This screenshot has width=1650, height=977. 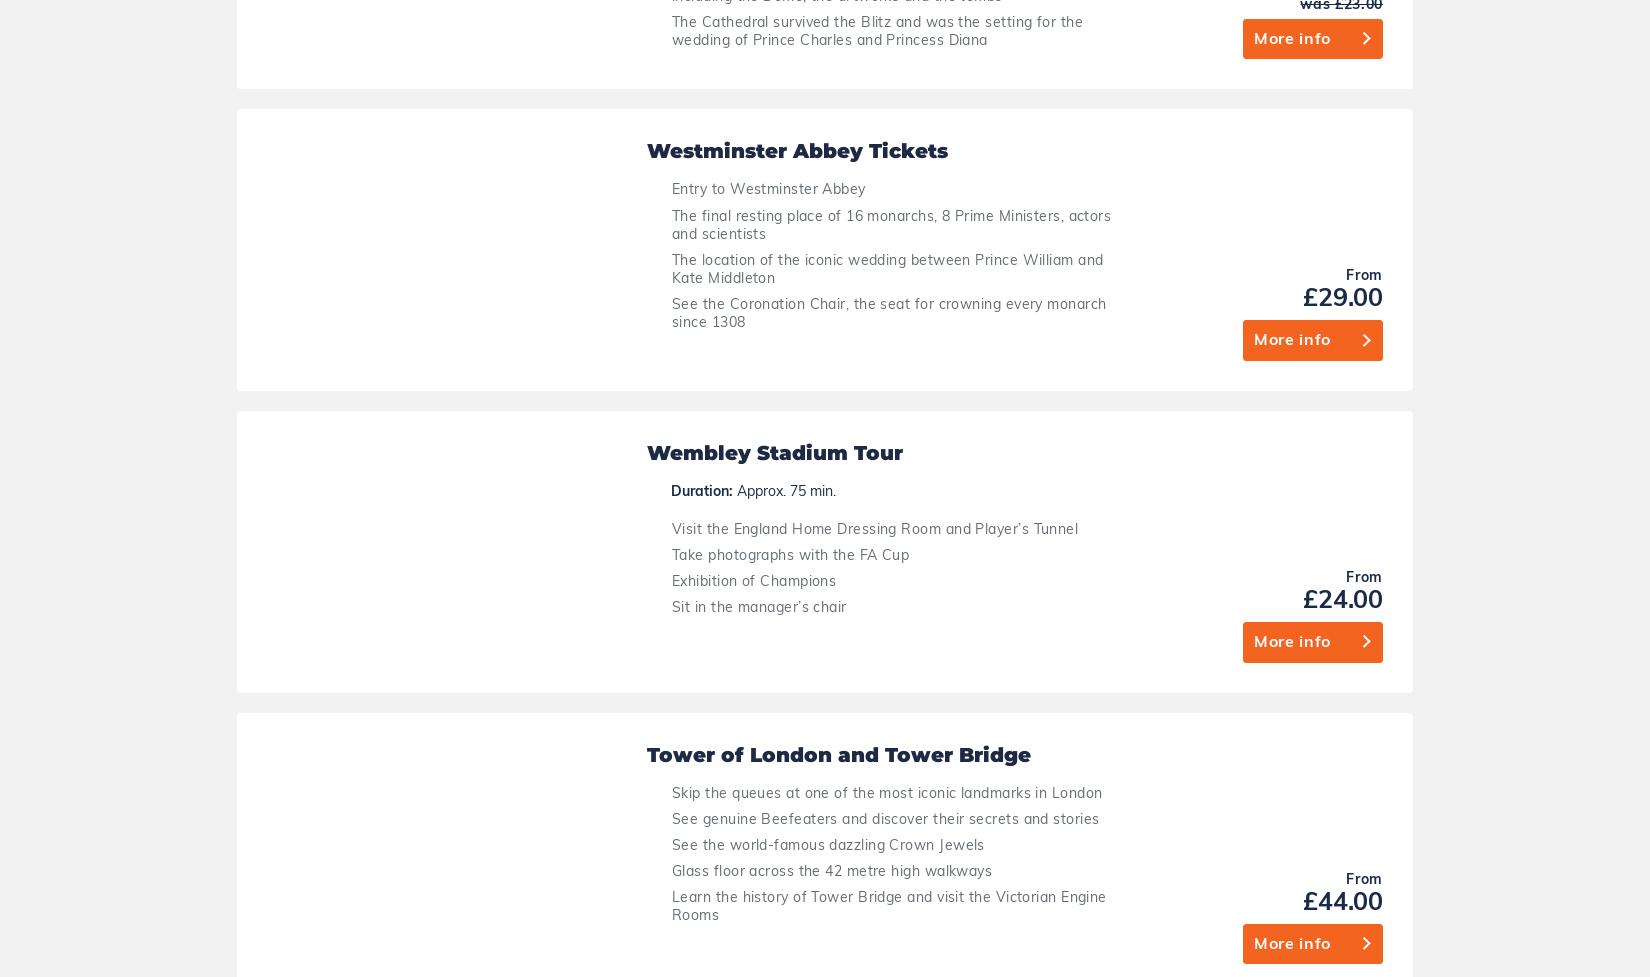 What do you see at coordinates (783, 725) in the screenshot?
I see `'Video and audio clips of his most famous speeches'` at bounding box center [783, 725].